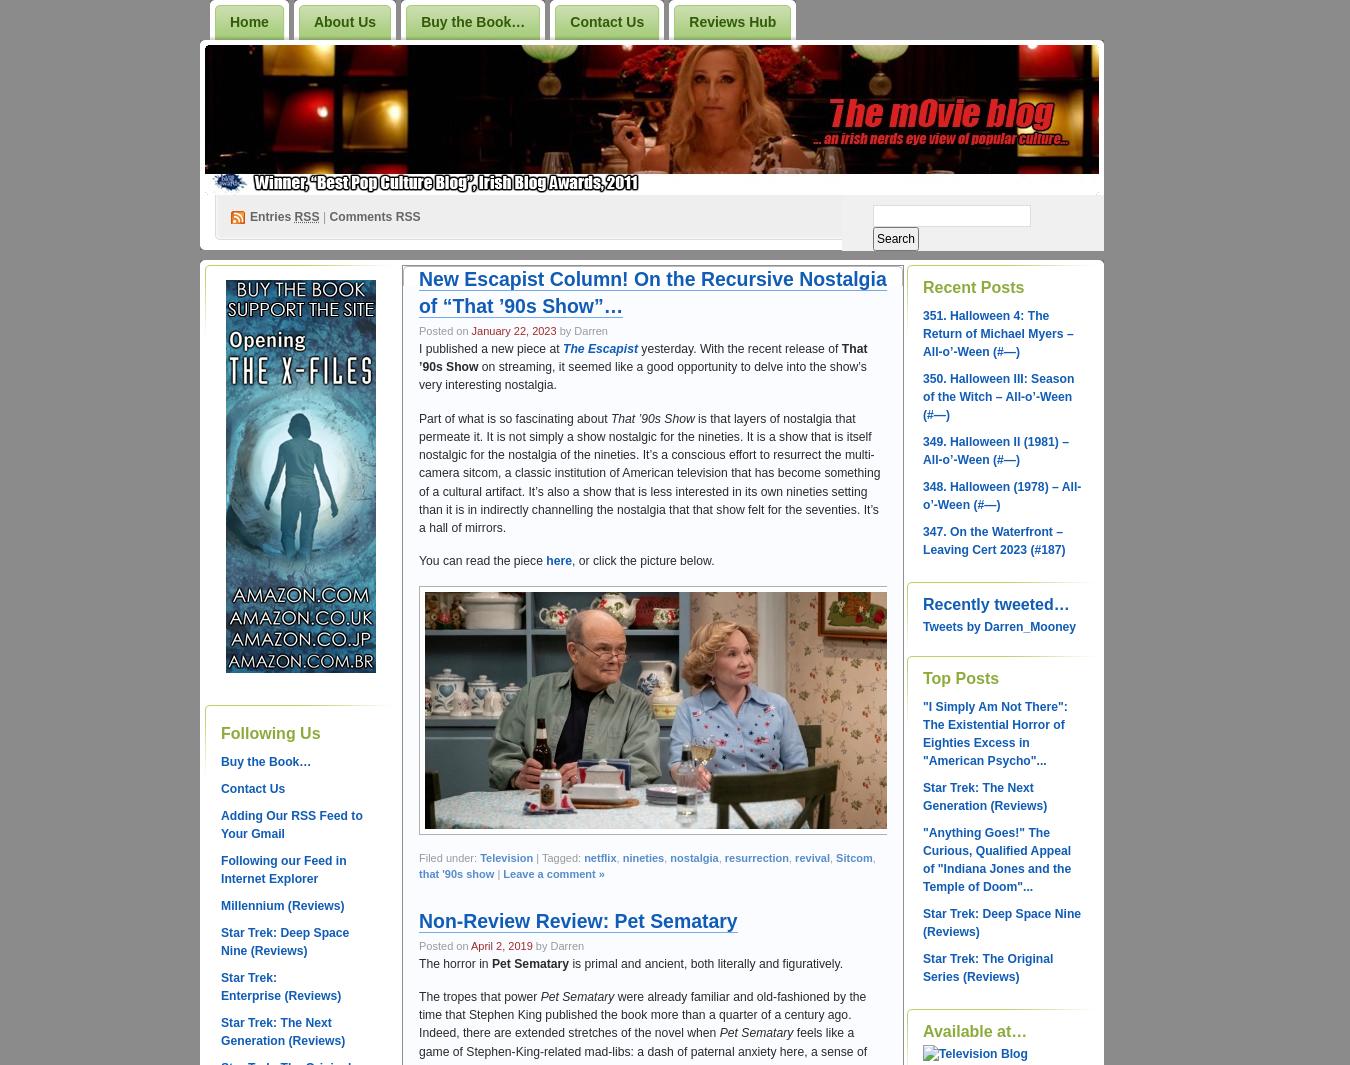  I want to click on 'Comments RSS', so click(374, 216).